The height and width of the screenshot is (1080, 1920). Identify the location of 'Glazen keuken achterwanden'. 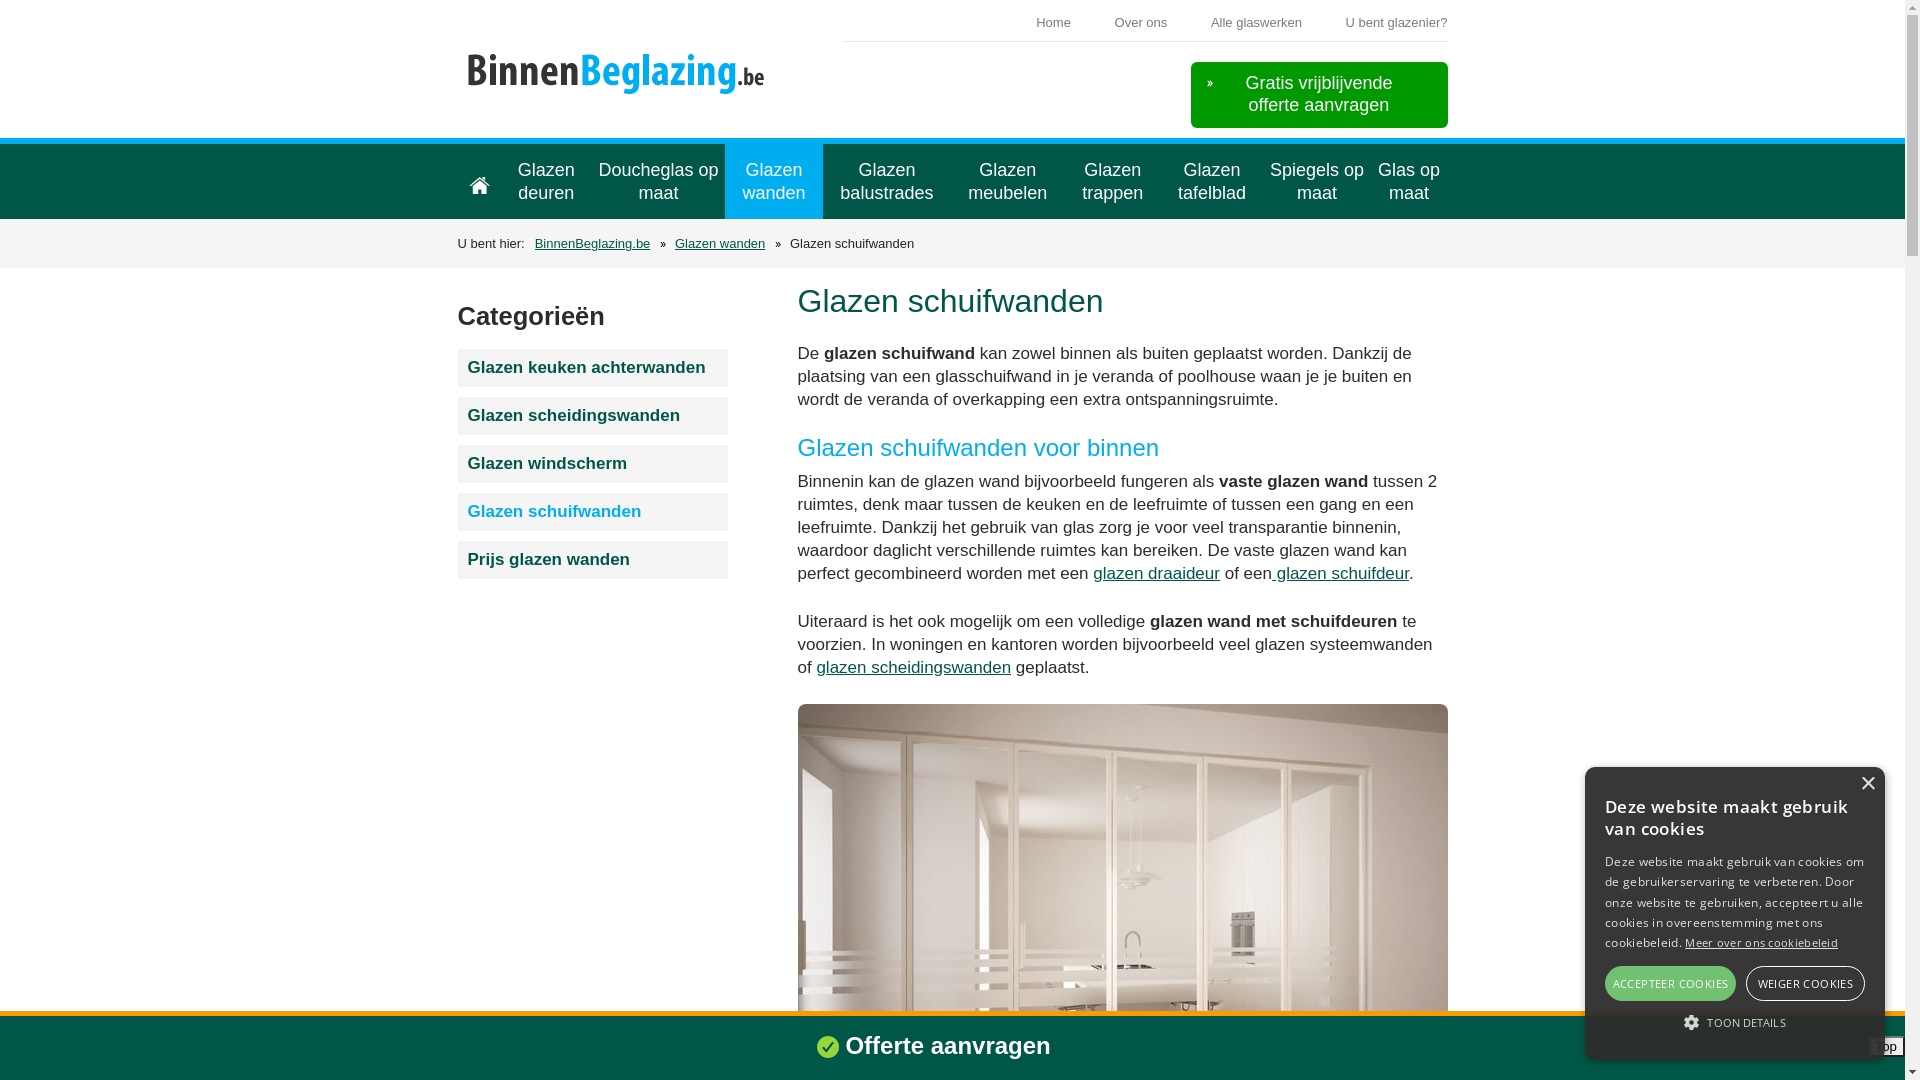
(592, 367).